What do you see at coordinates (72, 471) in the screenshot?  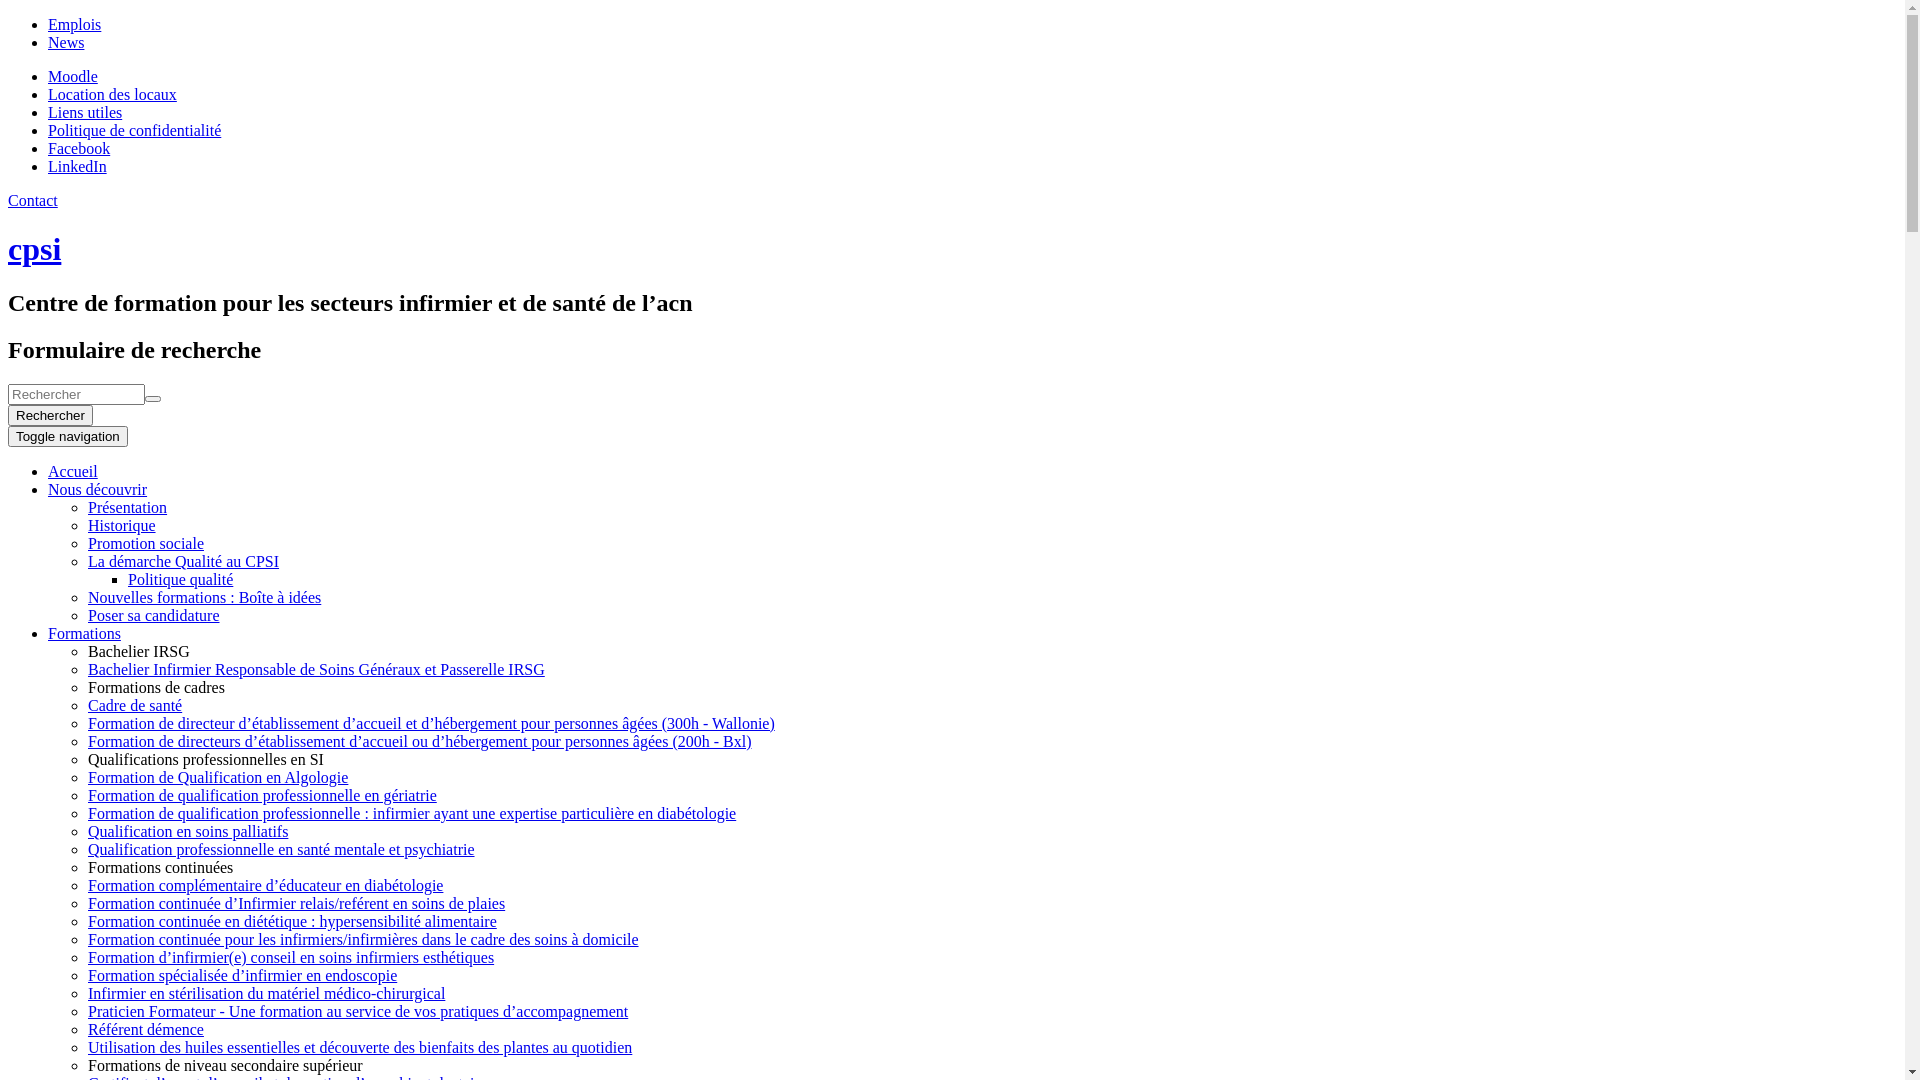 I see `'Accueil'` at bounding box center [72, 471].